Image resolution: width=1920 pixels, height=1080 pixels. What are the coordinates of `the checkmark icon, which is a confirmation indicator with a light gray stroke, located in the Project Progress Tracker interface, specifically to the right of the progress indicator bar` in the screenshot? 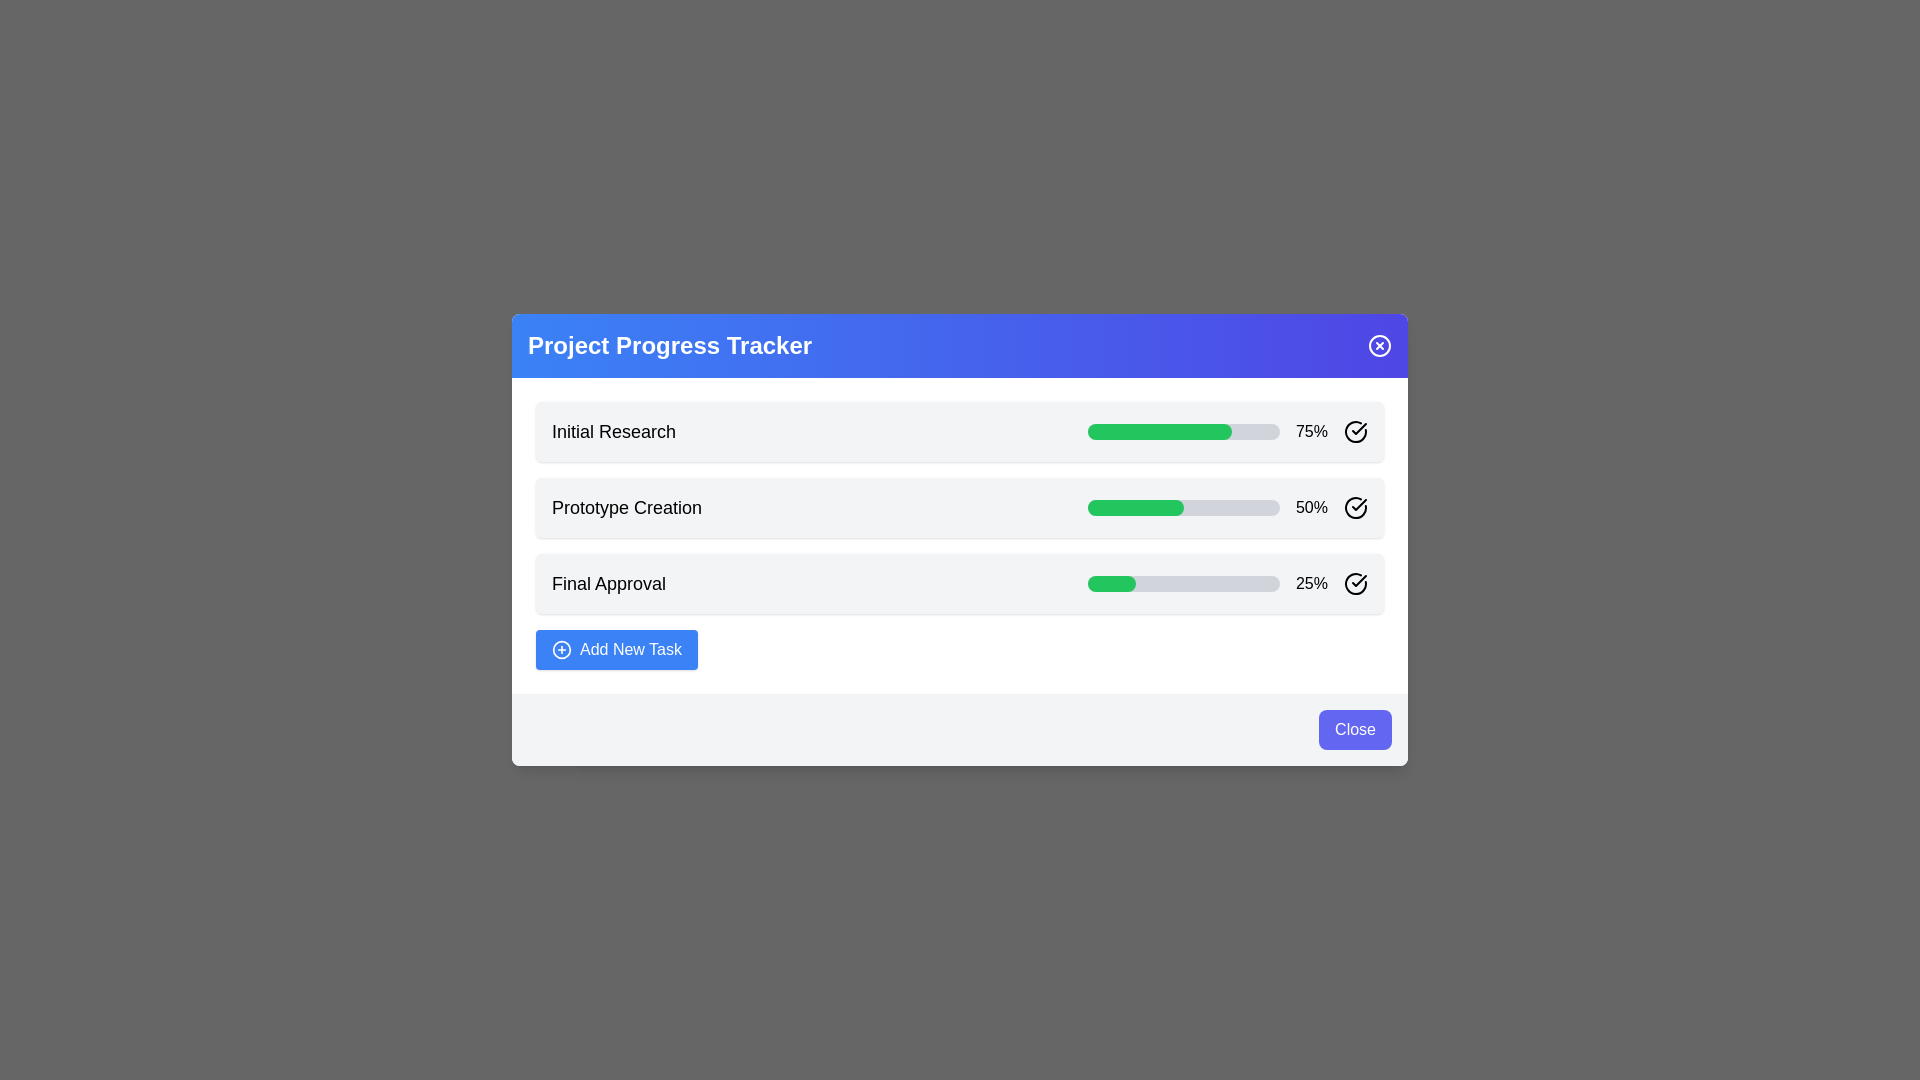 It's located at (1359, 581).